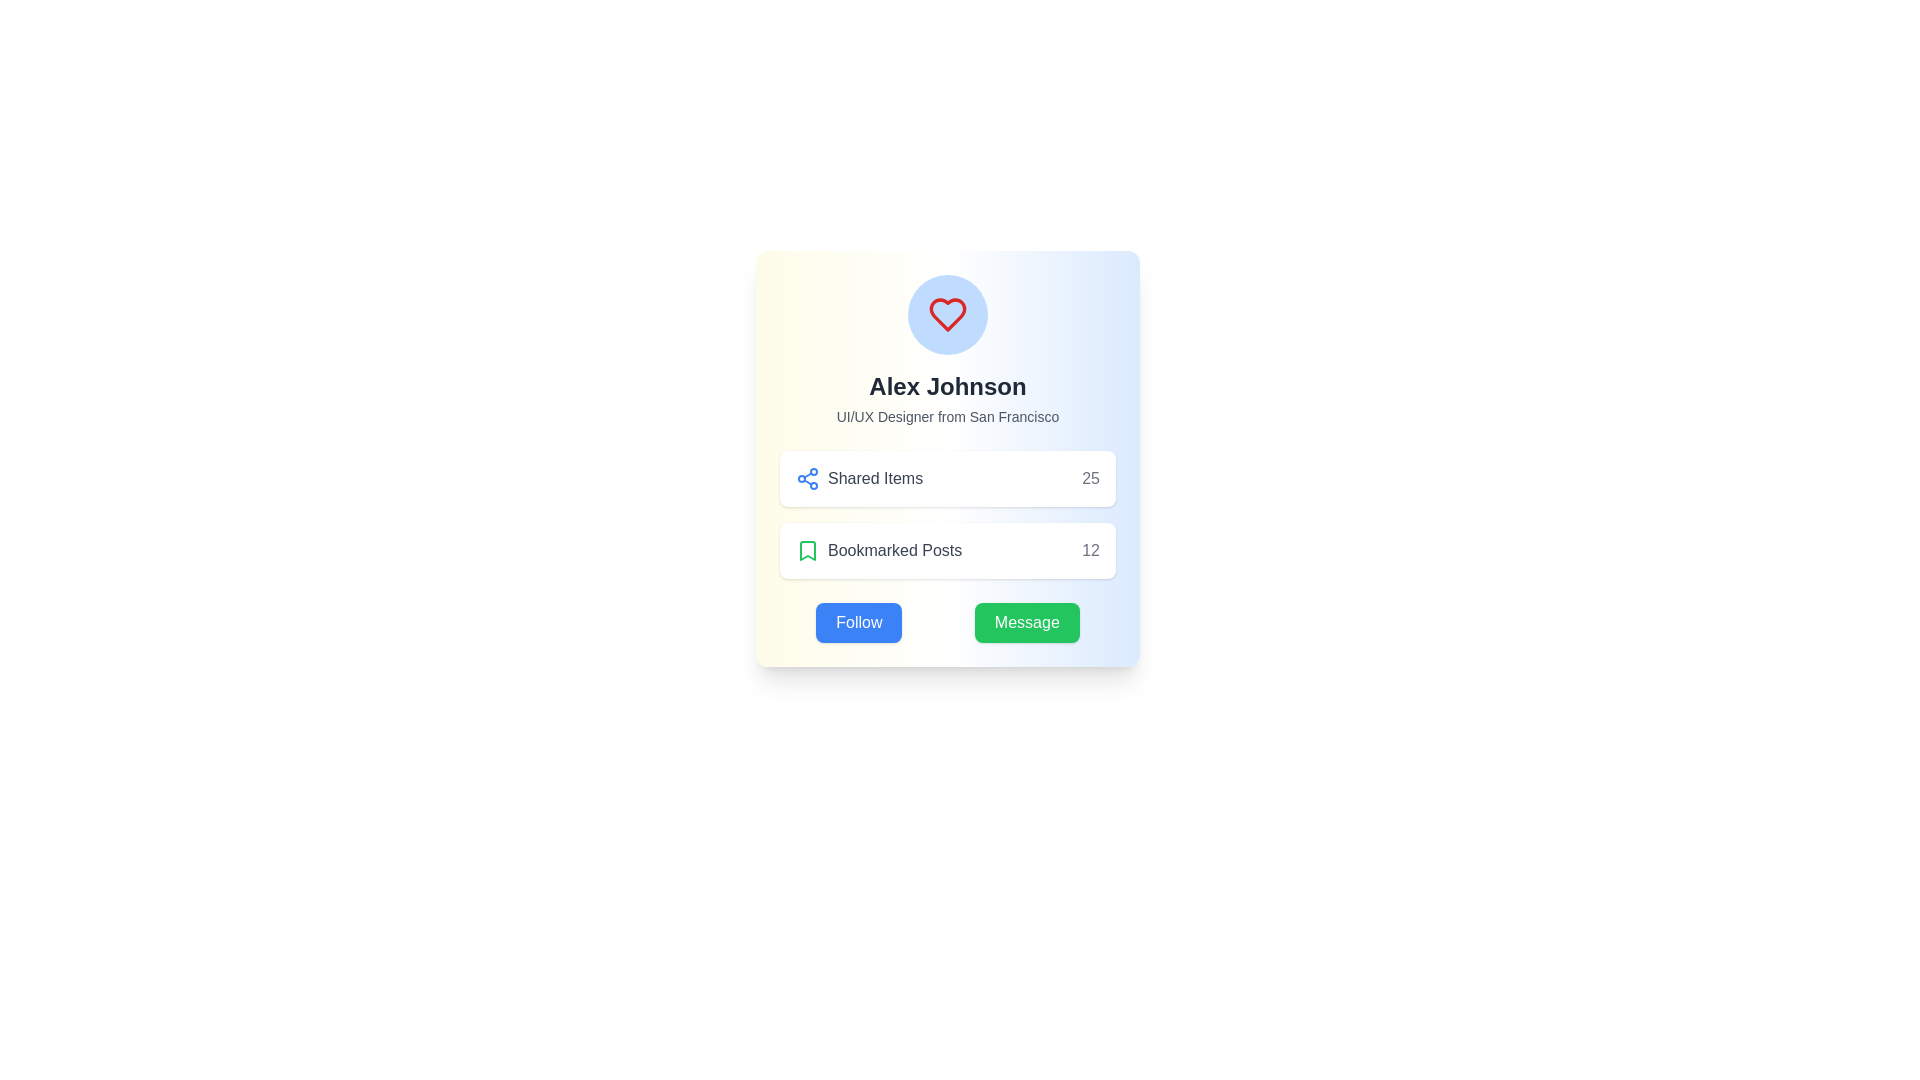 The height and width of the screenshot is (1080, 1920). I want to click on bookmark icon element located near the center of the interface, to the left of the 'Bookmarked Posts' label, using developer tools, so click(807, 551).